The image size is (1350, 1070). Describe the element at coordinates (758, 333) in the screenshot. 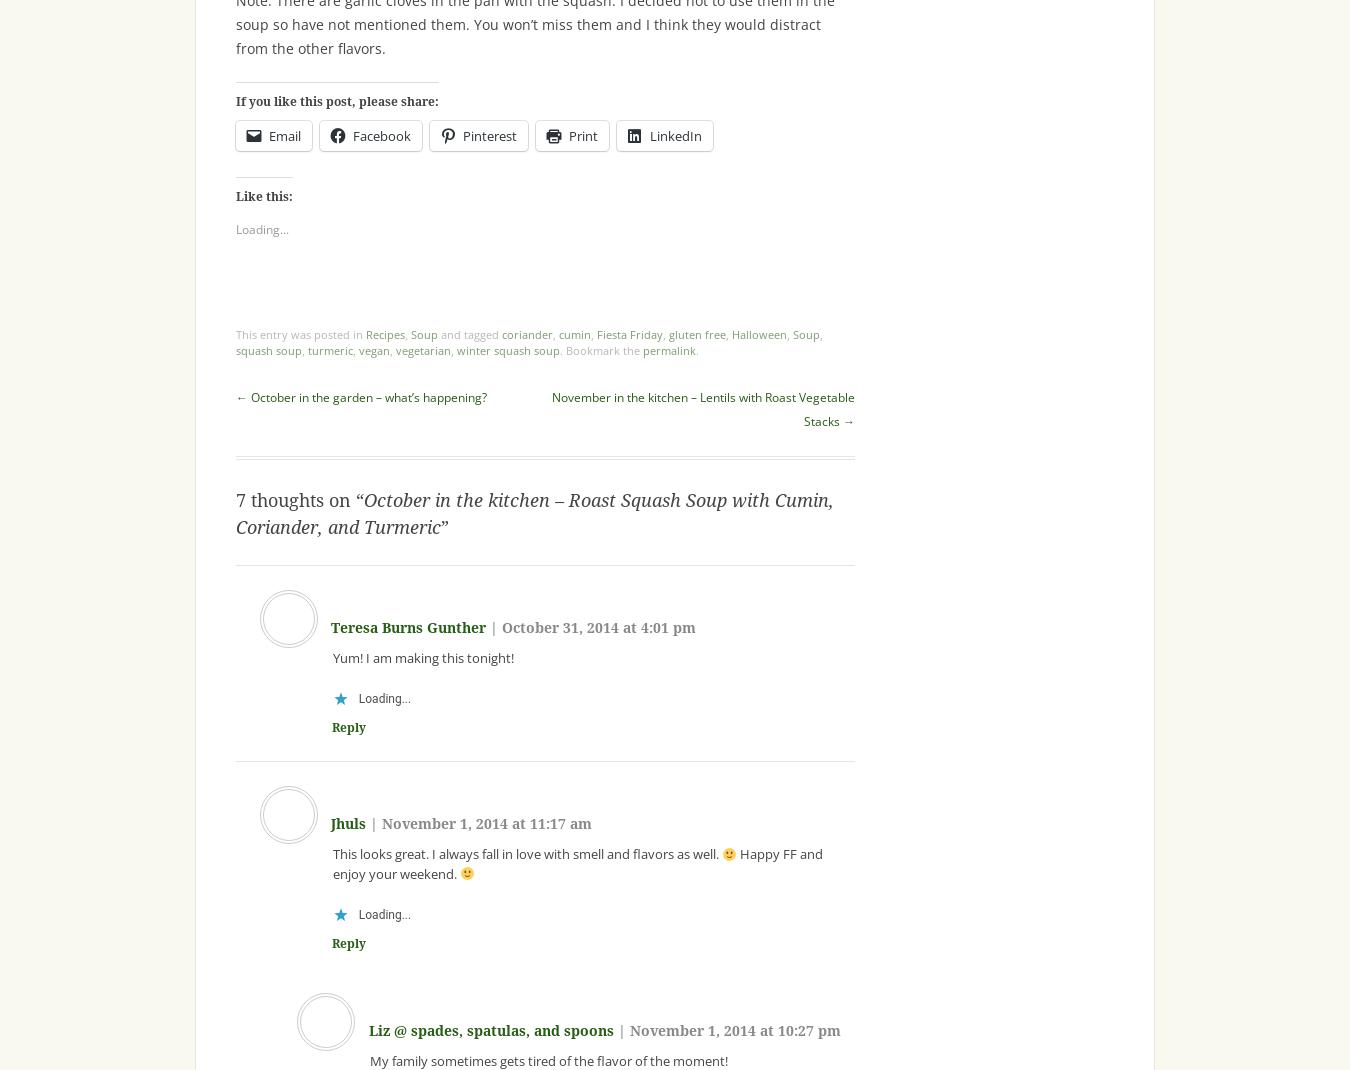

I see `'Halloween'` at that location.